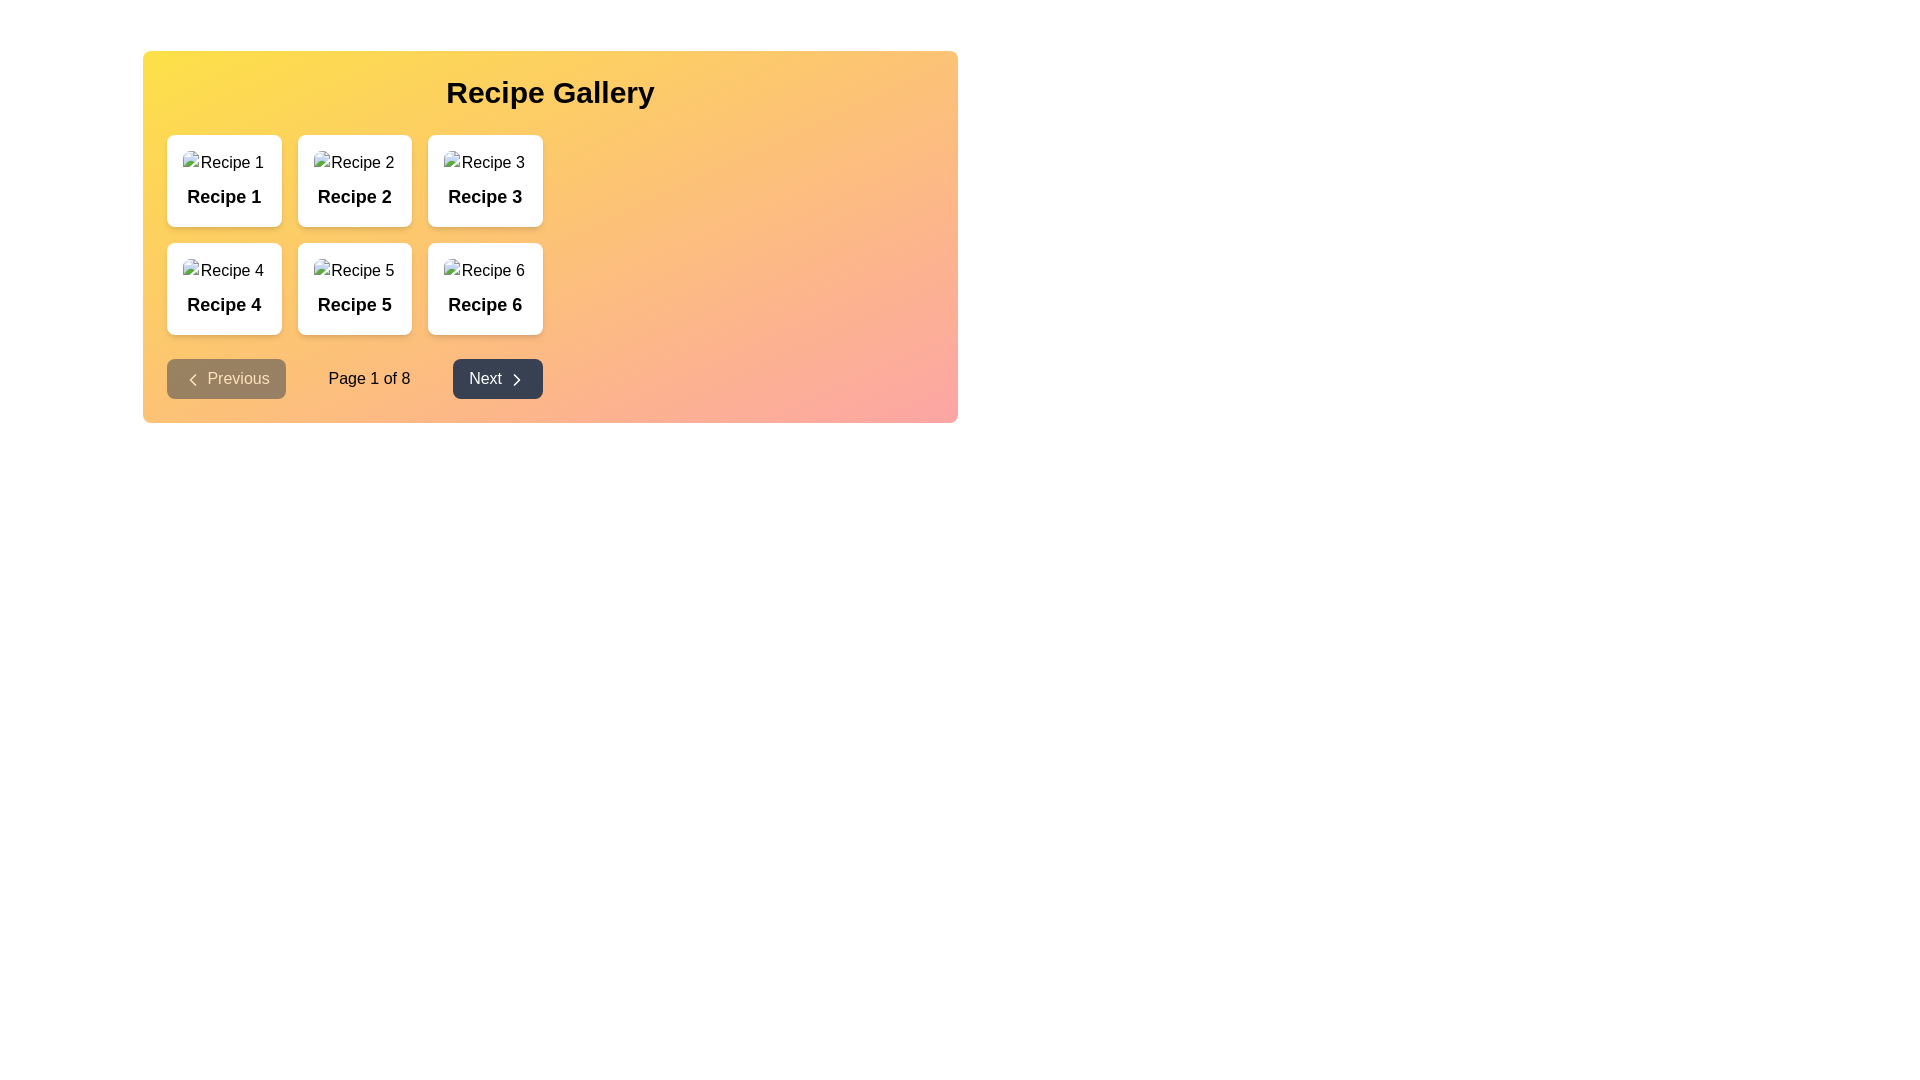 The width and height of the screenshot is (1920, 1080). Describe the element at coordinates (354, 196) in the screenshot. I see `the 'Recipe 2' label, which is displayed in a bold font style and located at the bottom of the second card in the top row of the 'Recipe Gallery' section` at that location.